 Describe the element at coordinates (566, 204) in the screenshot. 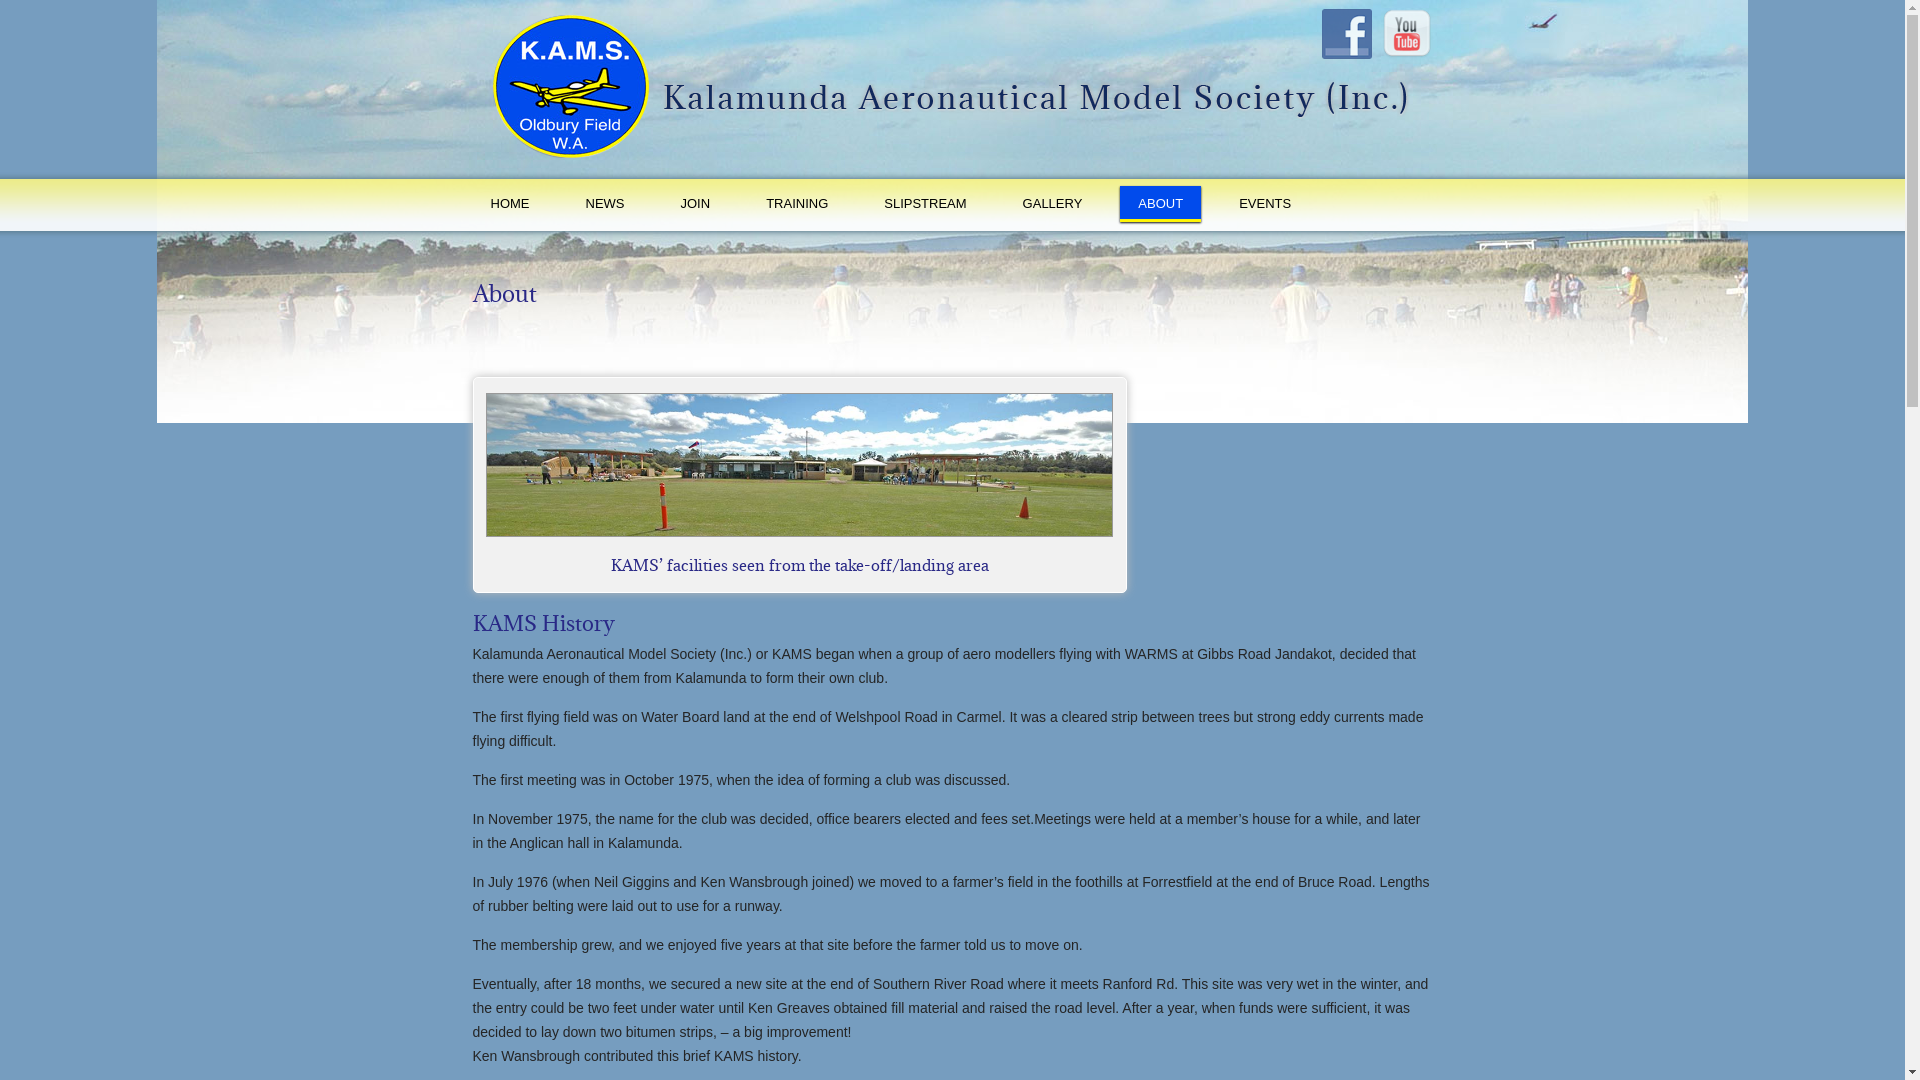

I see `'NEWS'` at that location.